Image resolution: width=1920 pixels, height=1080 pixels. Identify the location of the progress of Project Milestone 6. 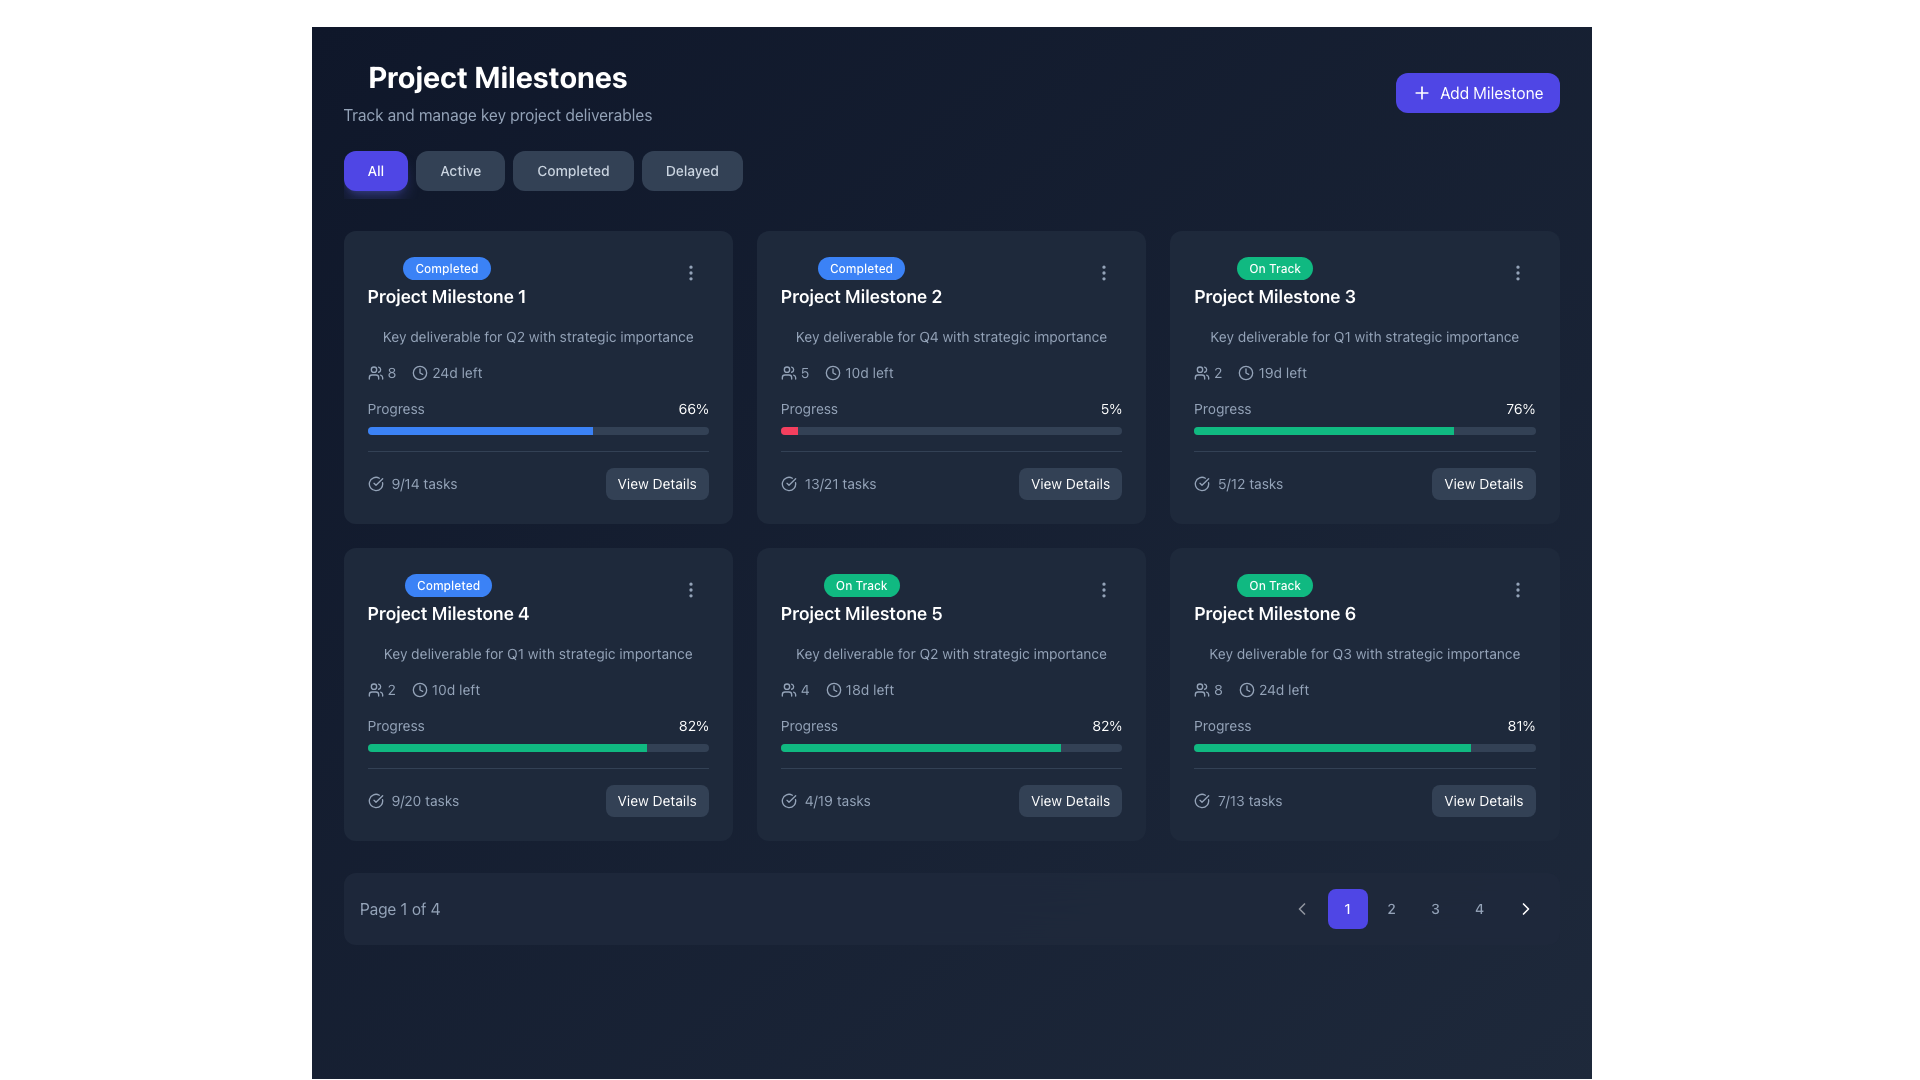
(1394, 748).